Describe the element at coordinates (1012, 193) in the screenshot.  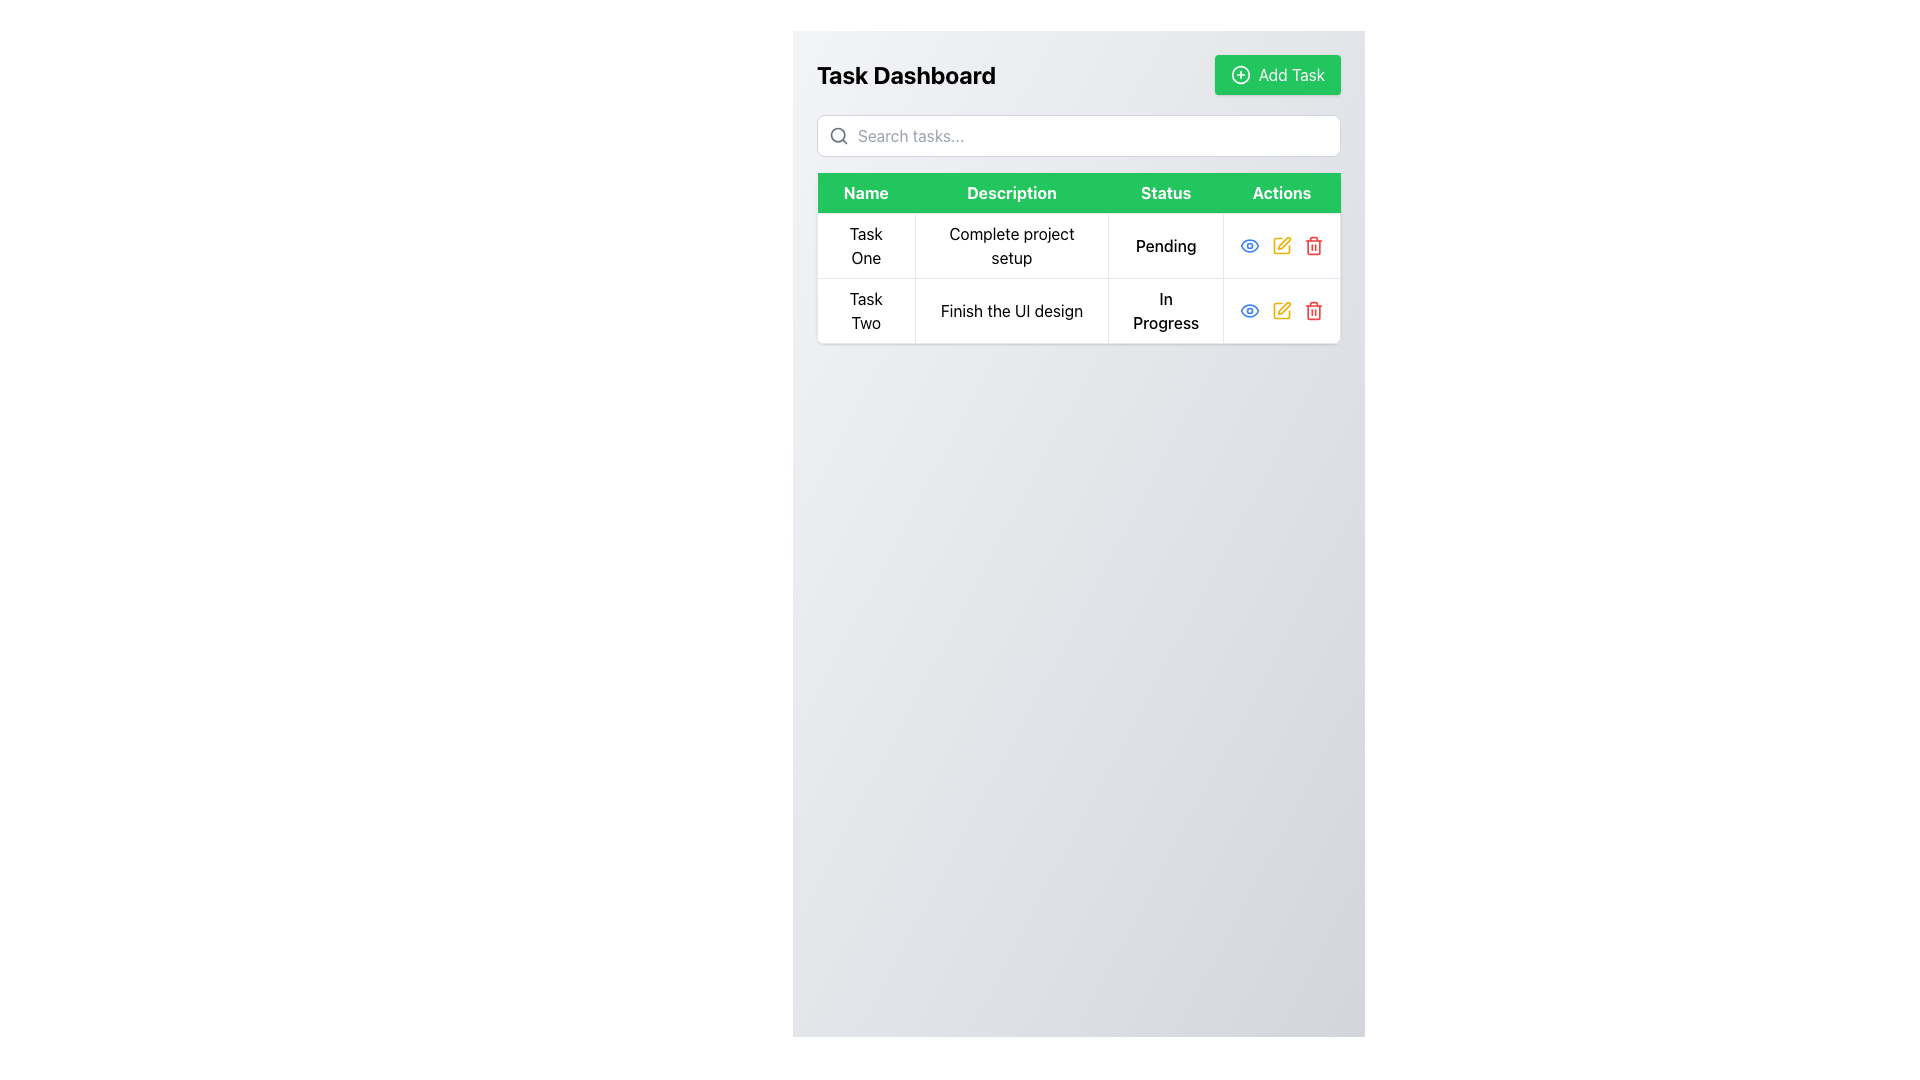
I see `the Table Column Header that categorizes data as 'Description', located in the second column of the table header row` at that location.